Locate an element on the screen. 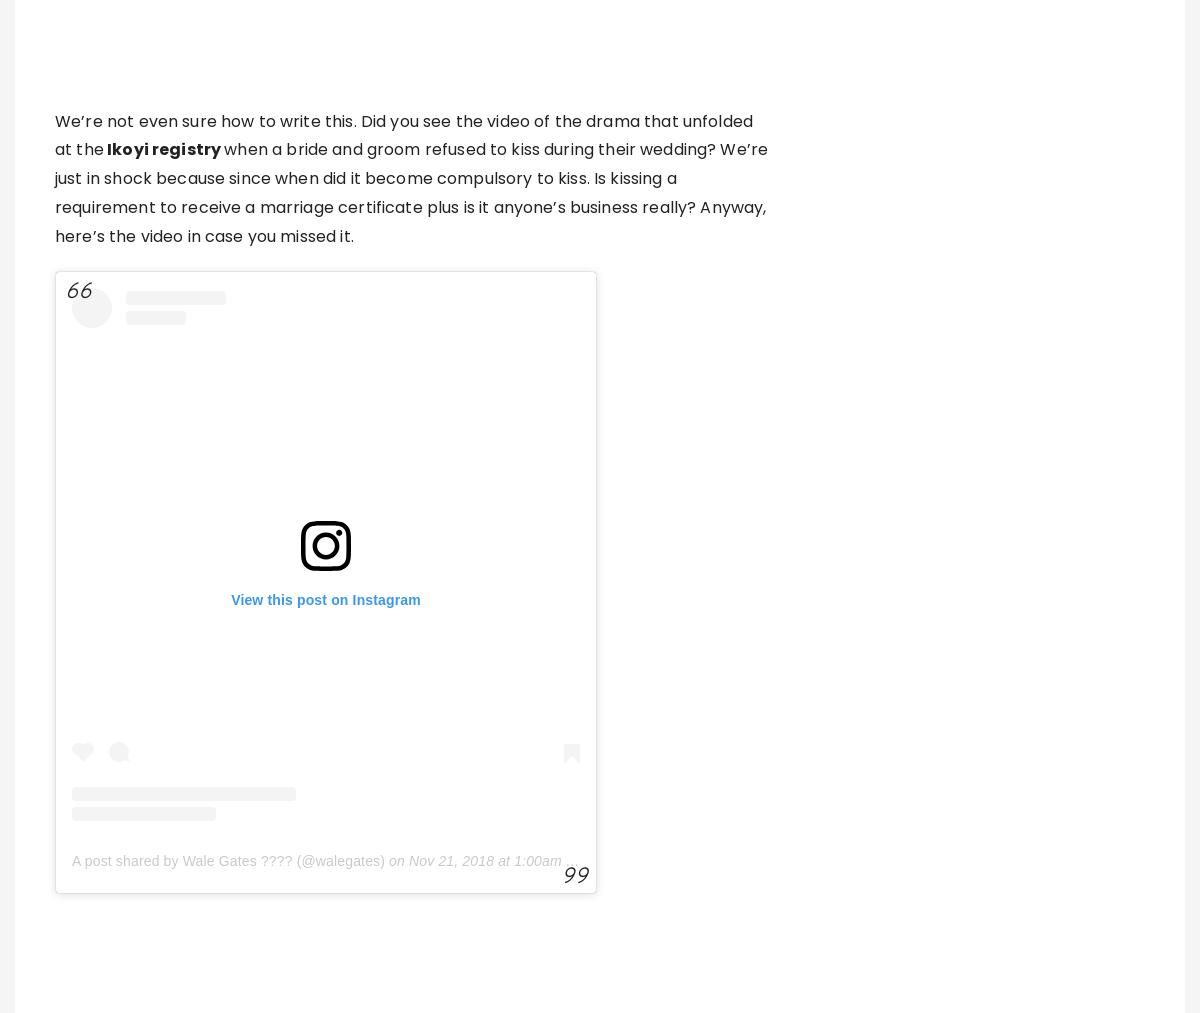 This screenshot has width=1200, height=1013. ', five Democratic women candidates who were bridesmaids at each other’s weddings became senators on the 6th of November. That’s just amazing.' is located at coordinates (412, 936).